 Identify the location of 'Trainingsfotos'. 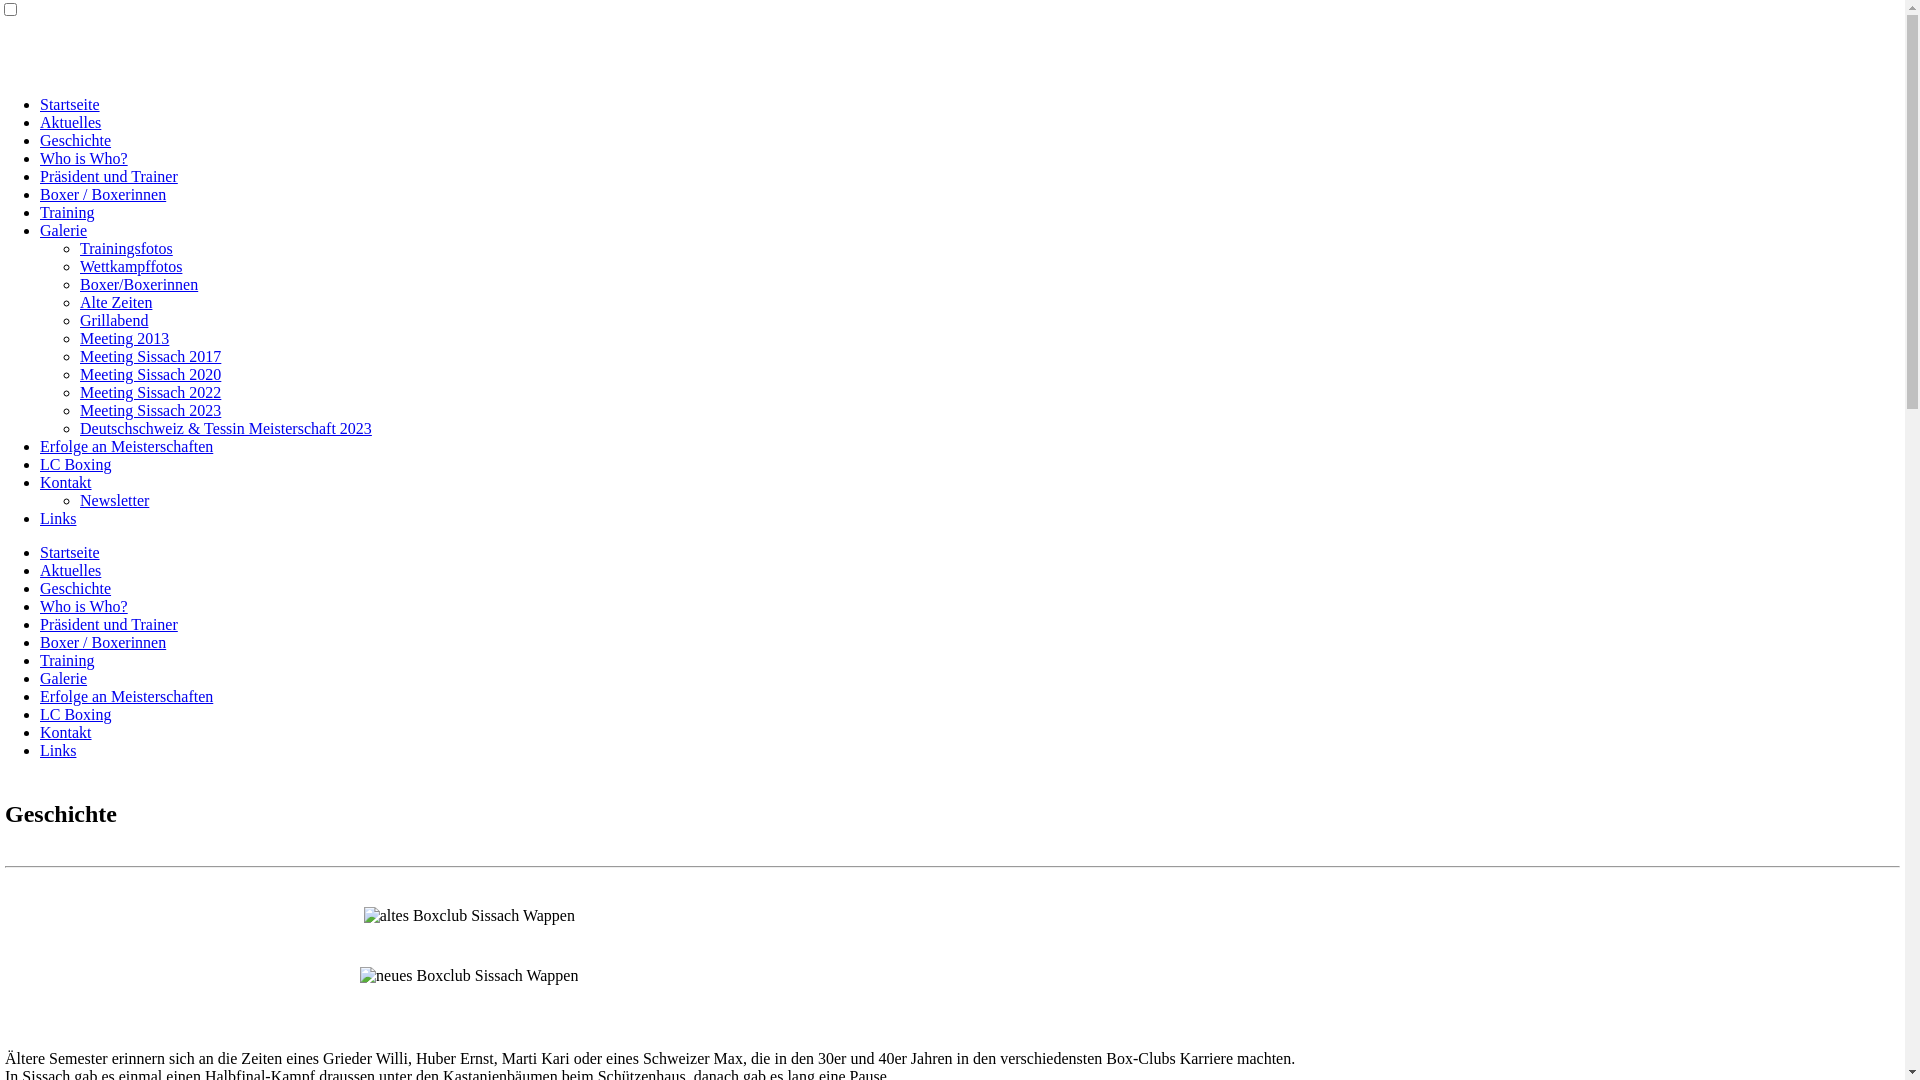
(125, 247).